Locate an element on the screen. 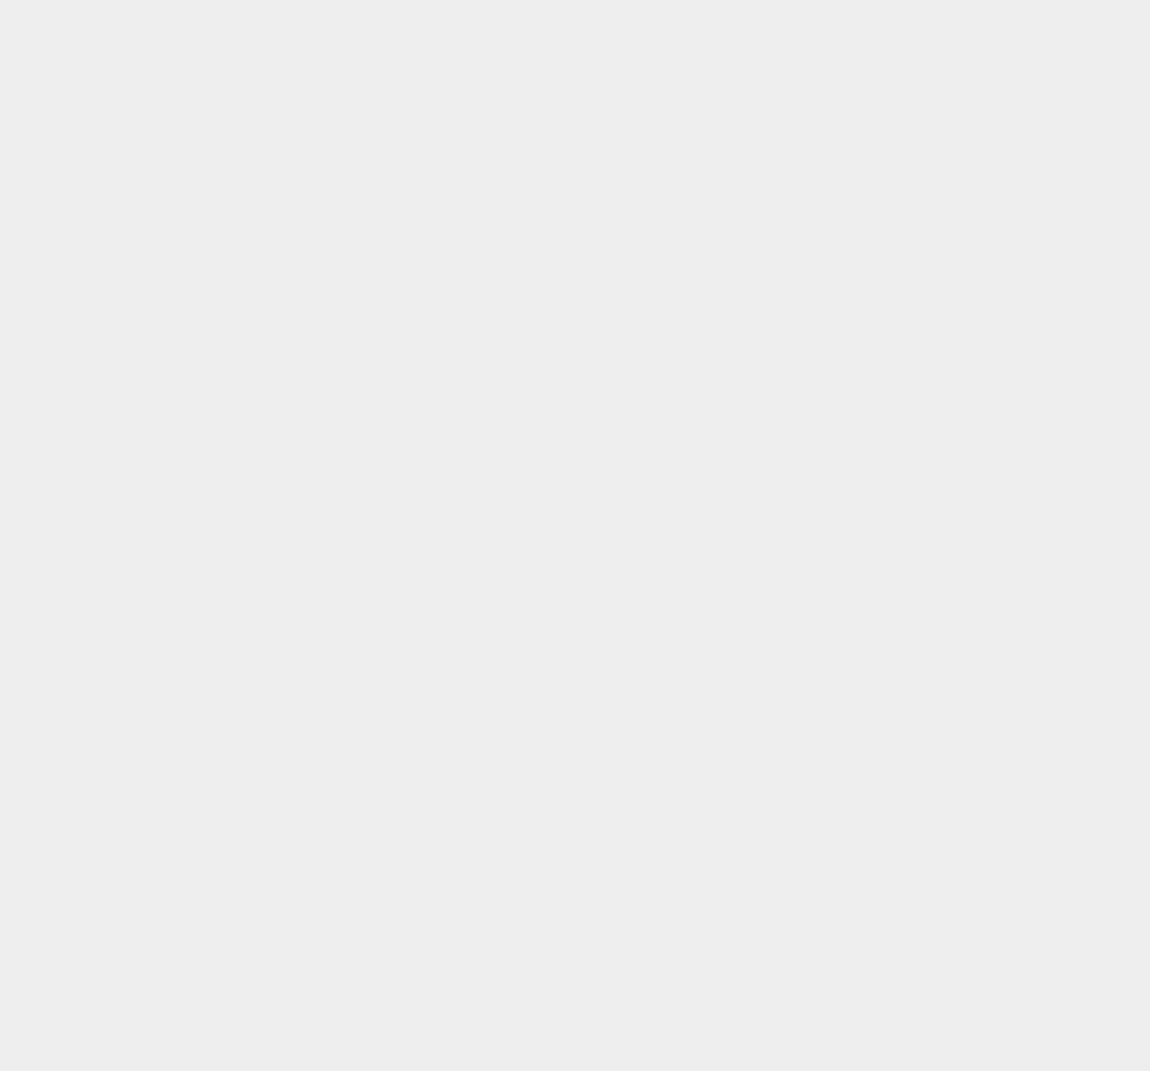 The height and width of the screenshot is (1071, 1150). 'Marketplace' is located at coordinates (850, 313).